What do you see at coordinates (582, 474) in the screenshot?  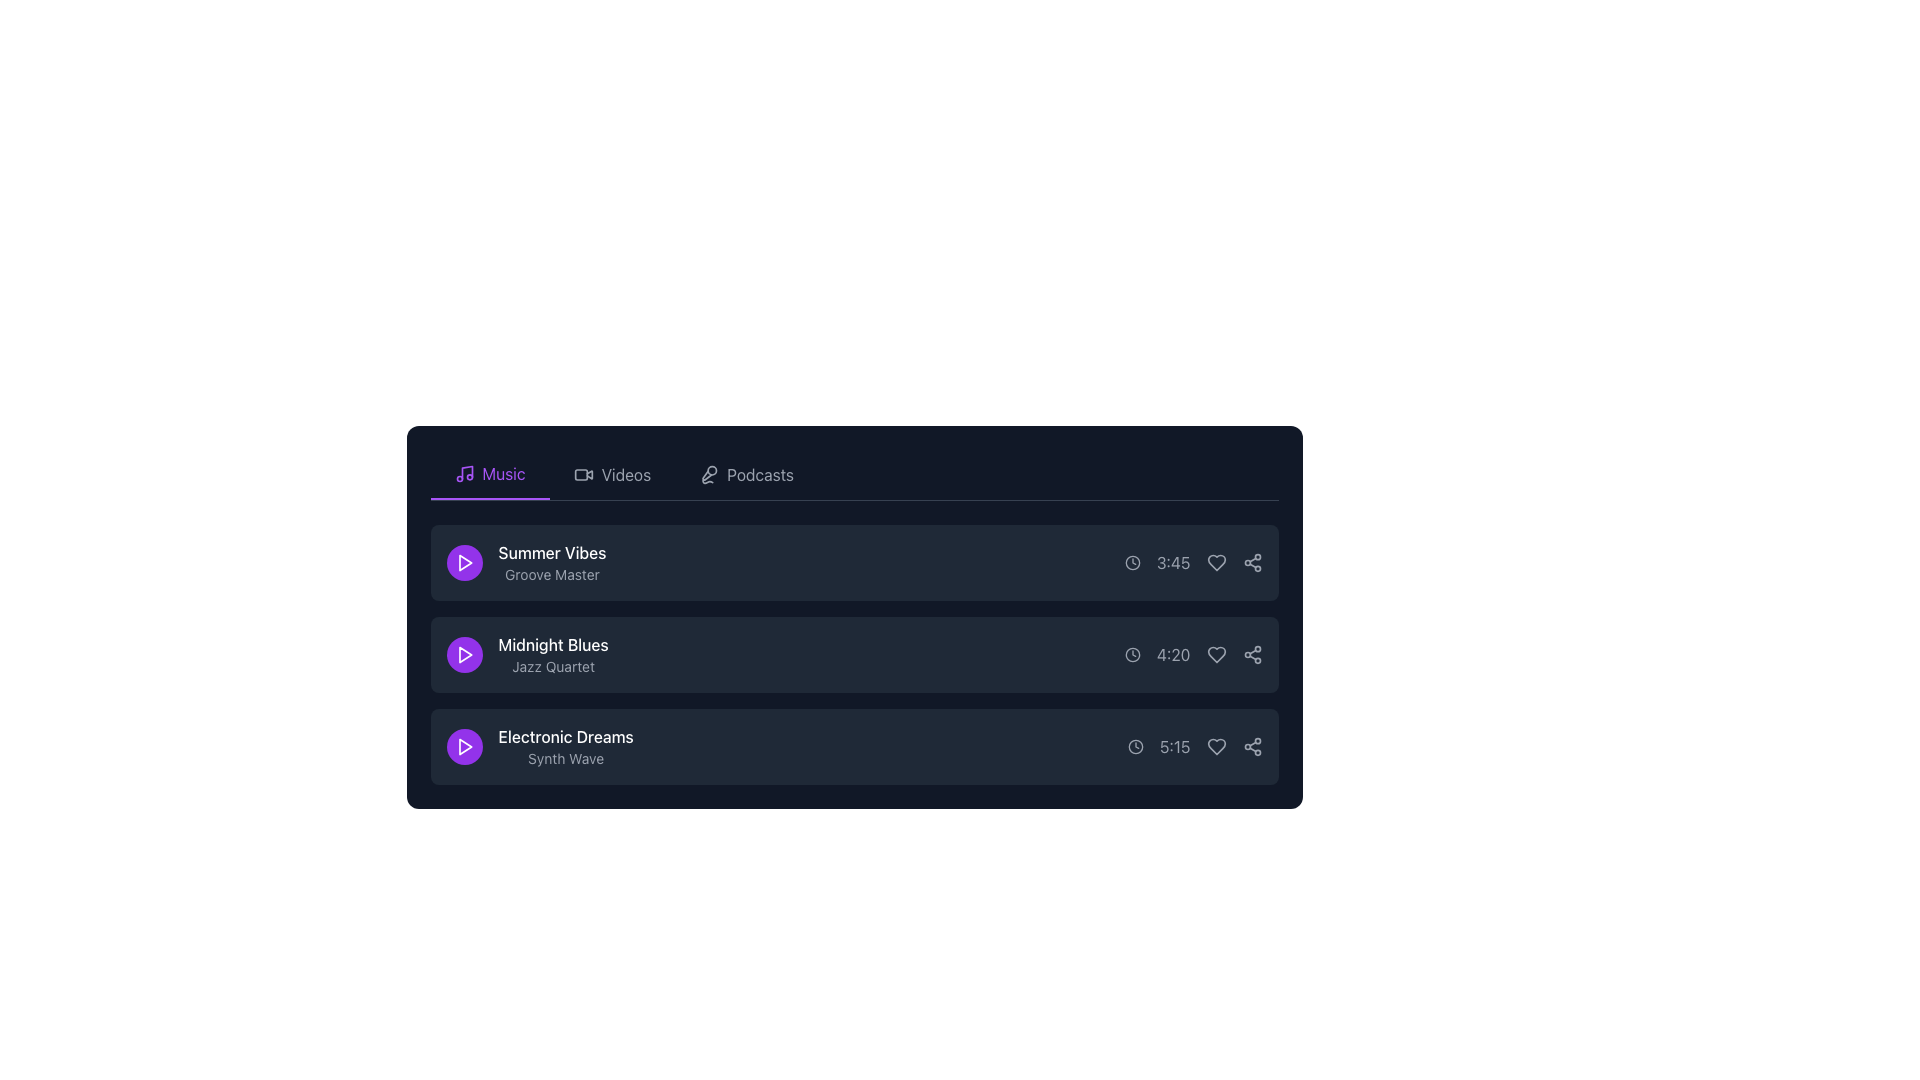 I see `the 'Videos' icon in the top-center vertical menu` at bounding box center [582, 474].